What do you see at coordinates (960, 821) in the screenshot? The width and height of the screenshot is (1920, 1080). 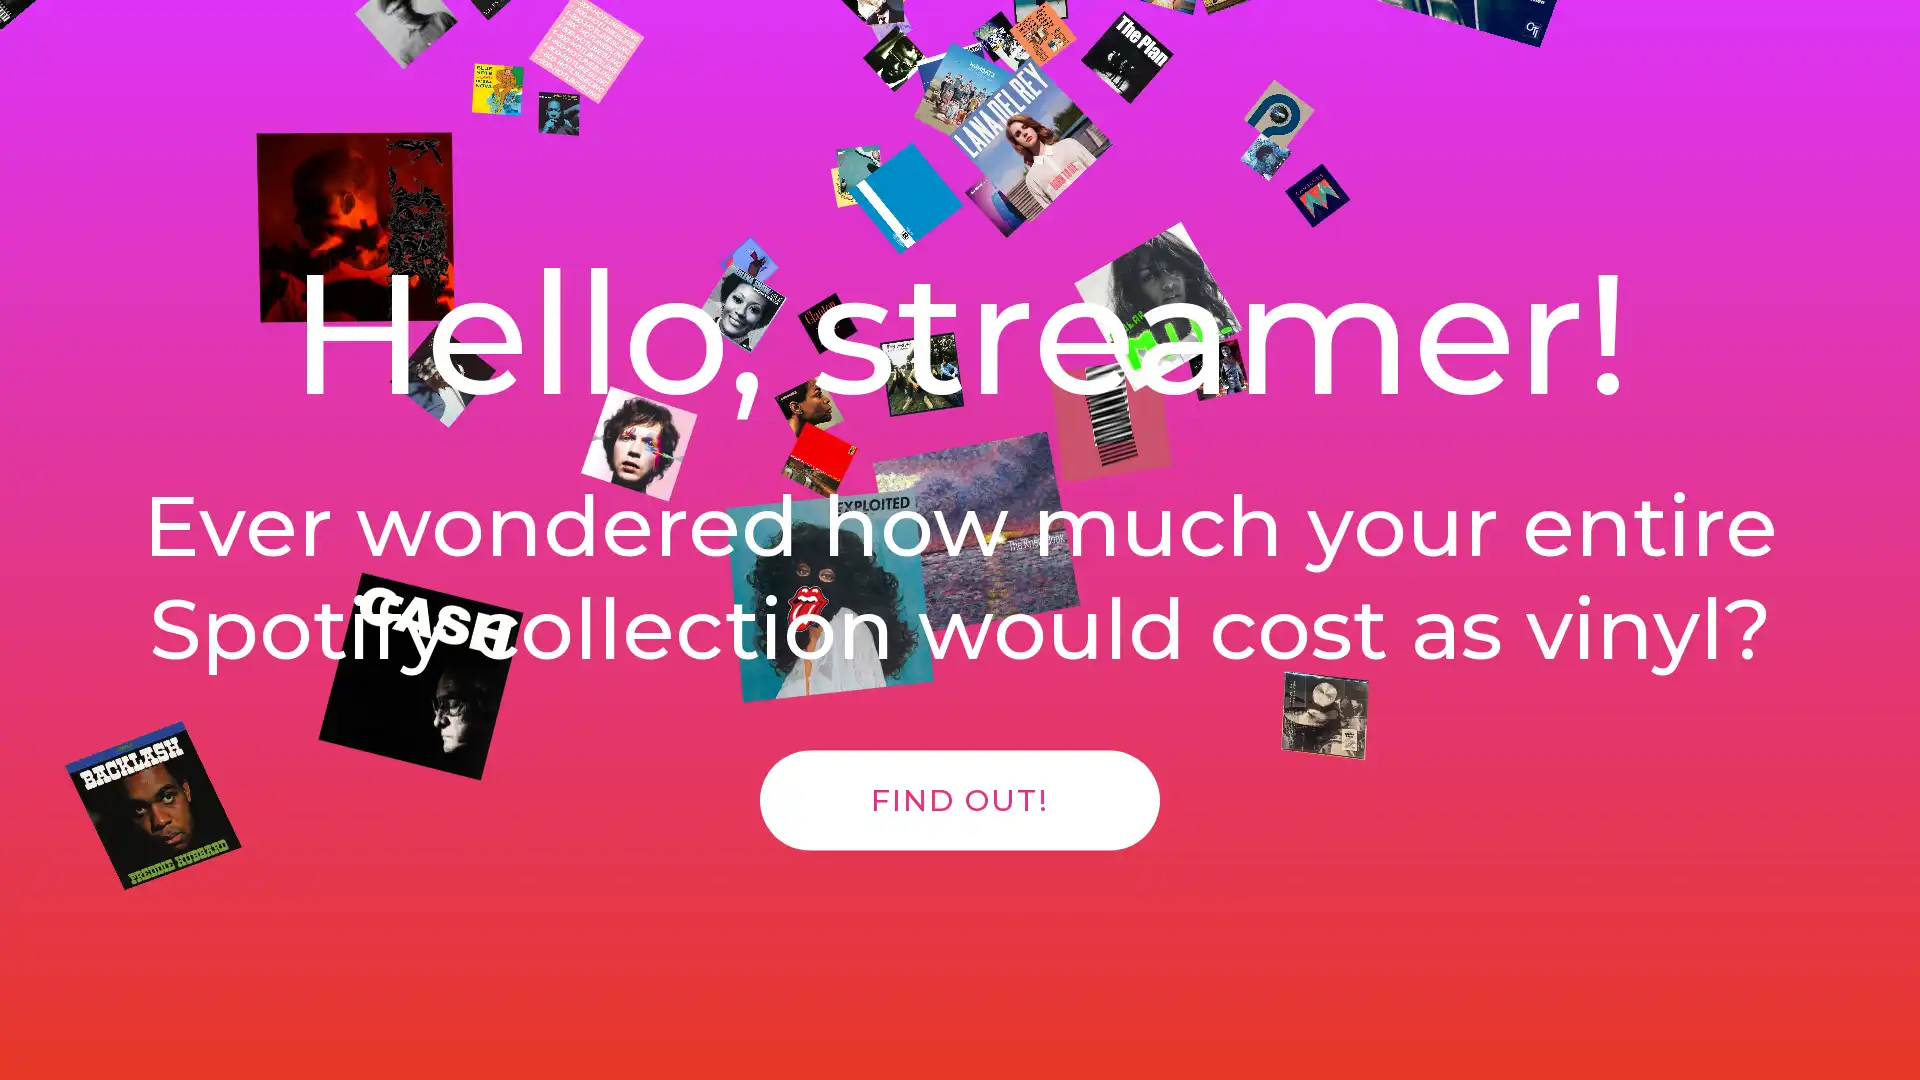 I see `FIND OUT!` at bounding box center [960, 821].